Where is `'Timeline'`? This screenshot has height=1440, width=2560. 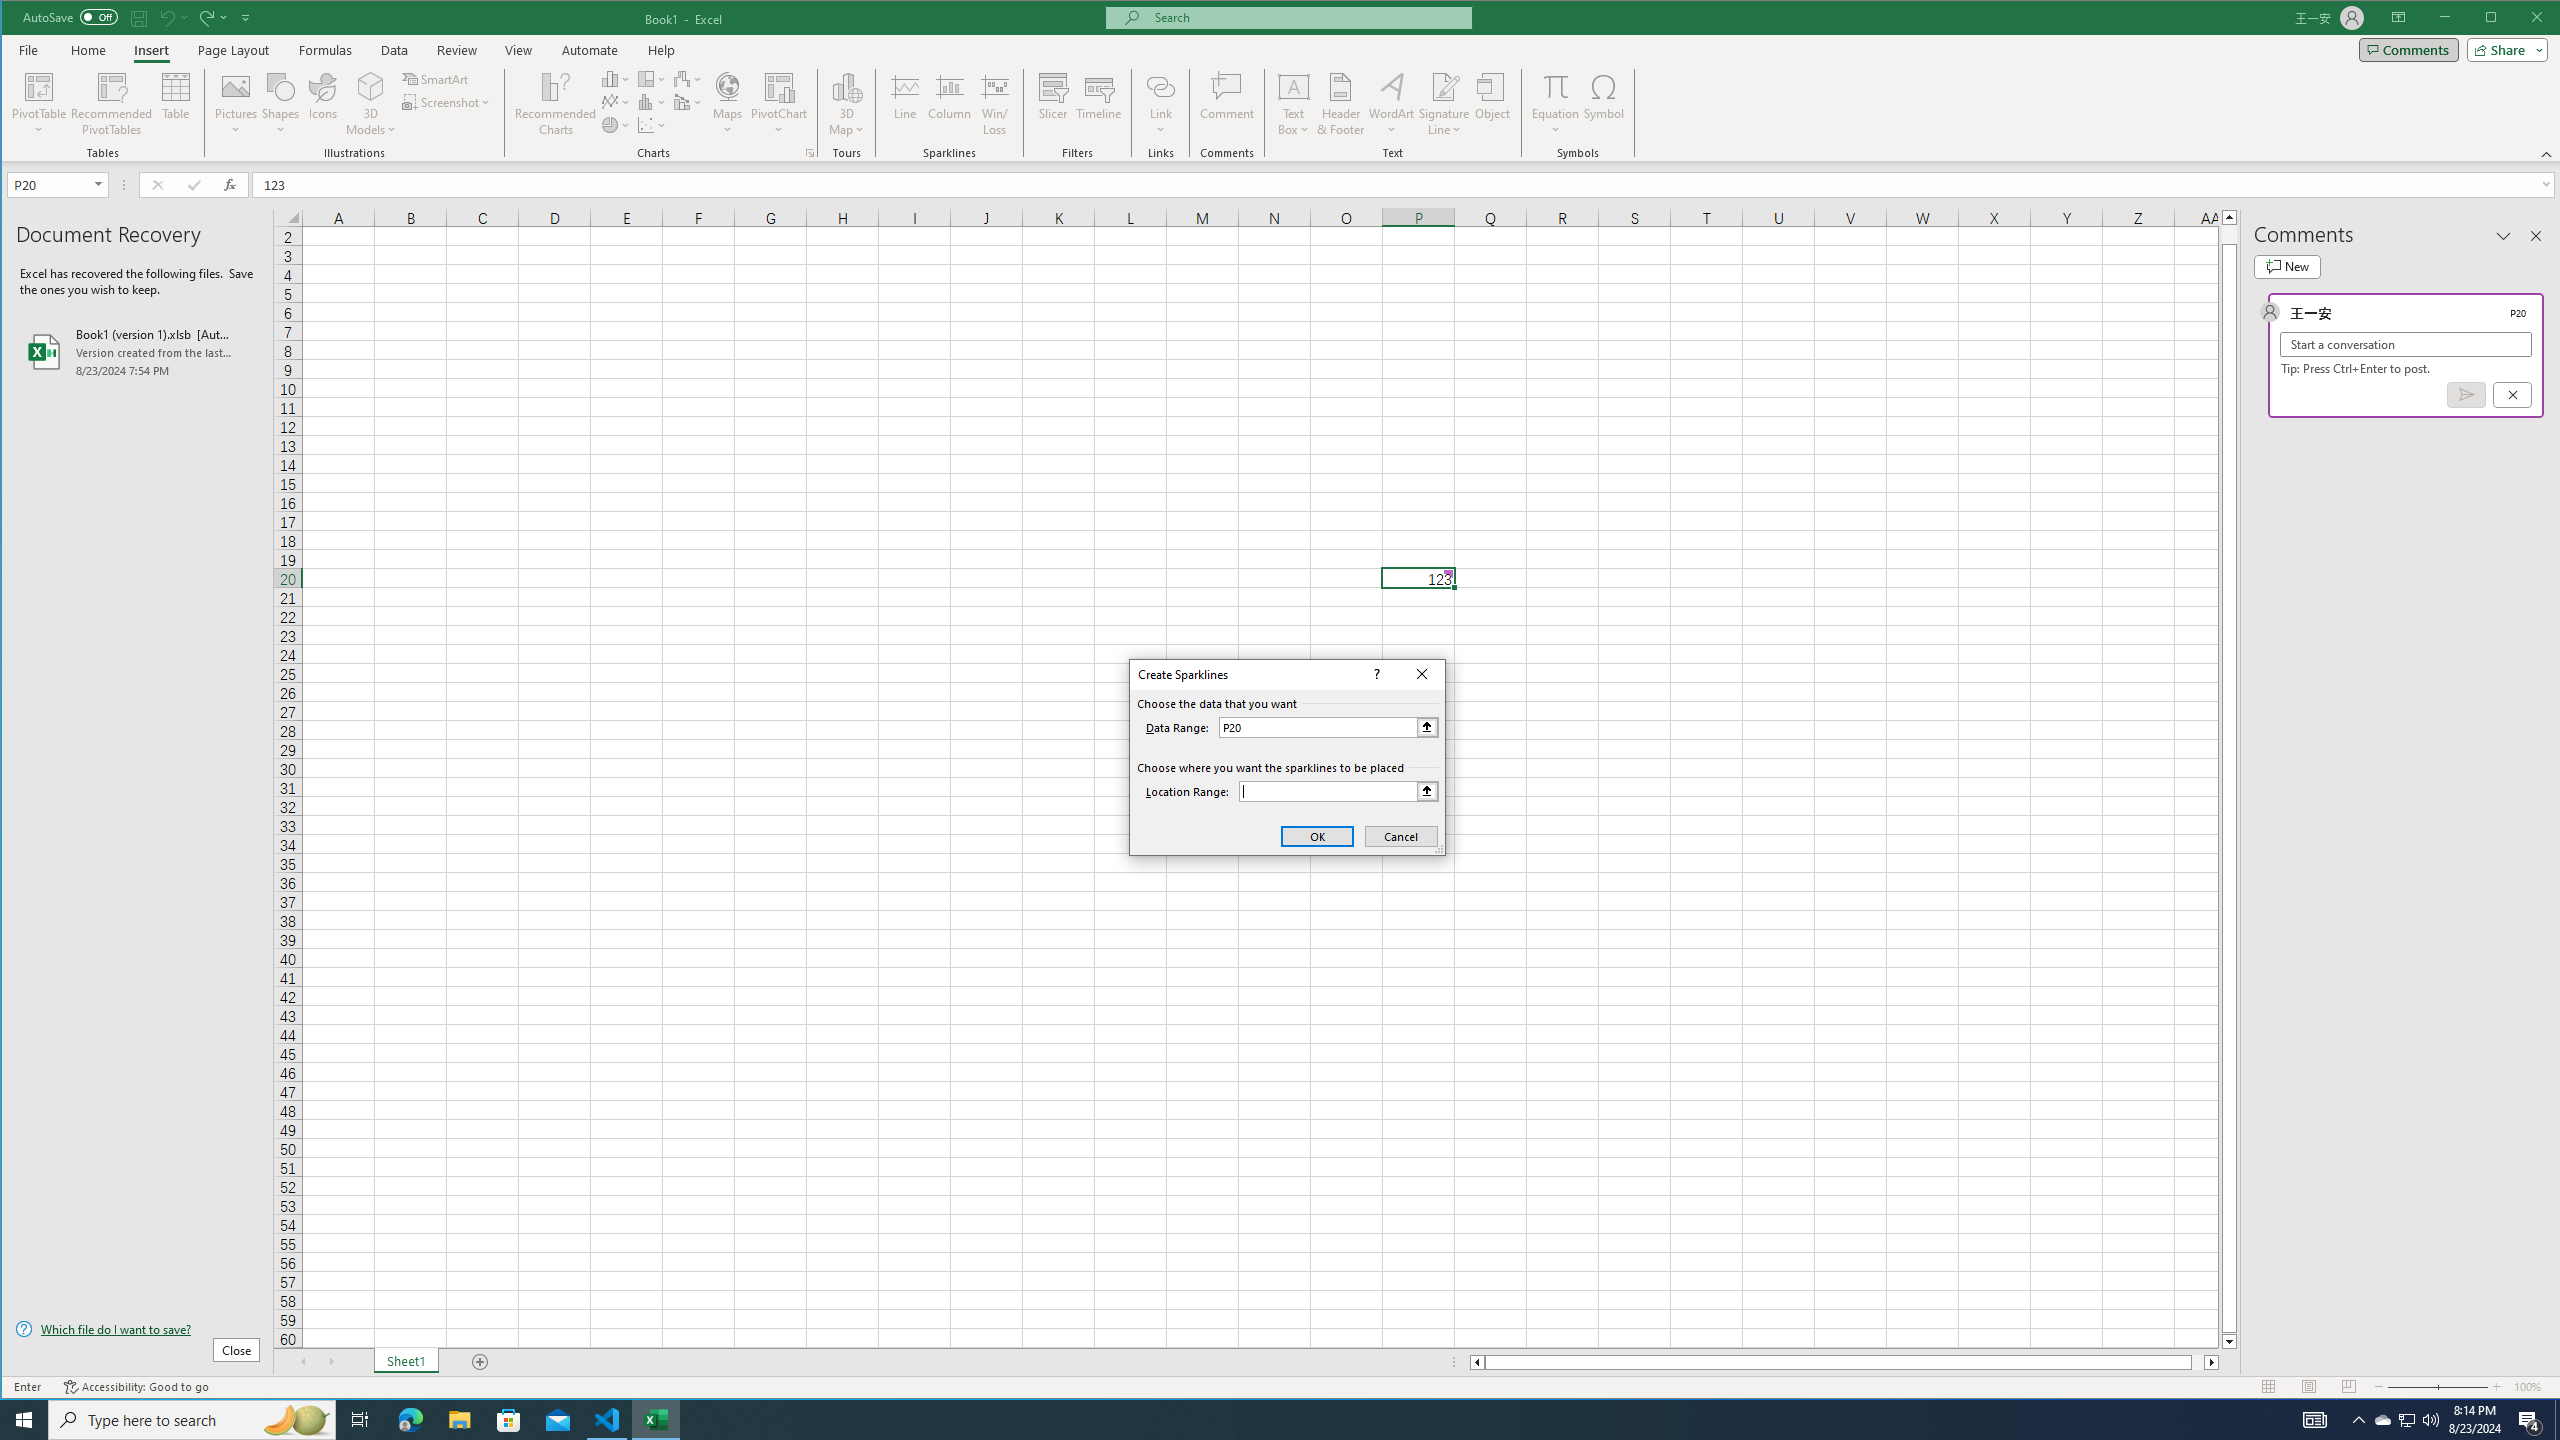
'Timeline' is located at coordinates (1098, 103).